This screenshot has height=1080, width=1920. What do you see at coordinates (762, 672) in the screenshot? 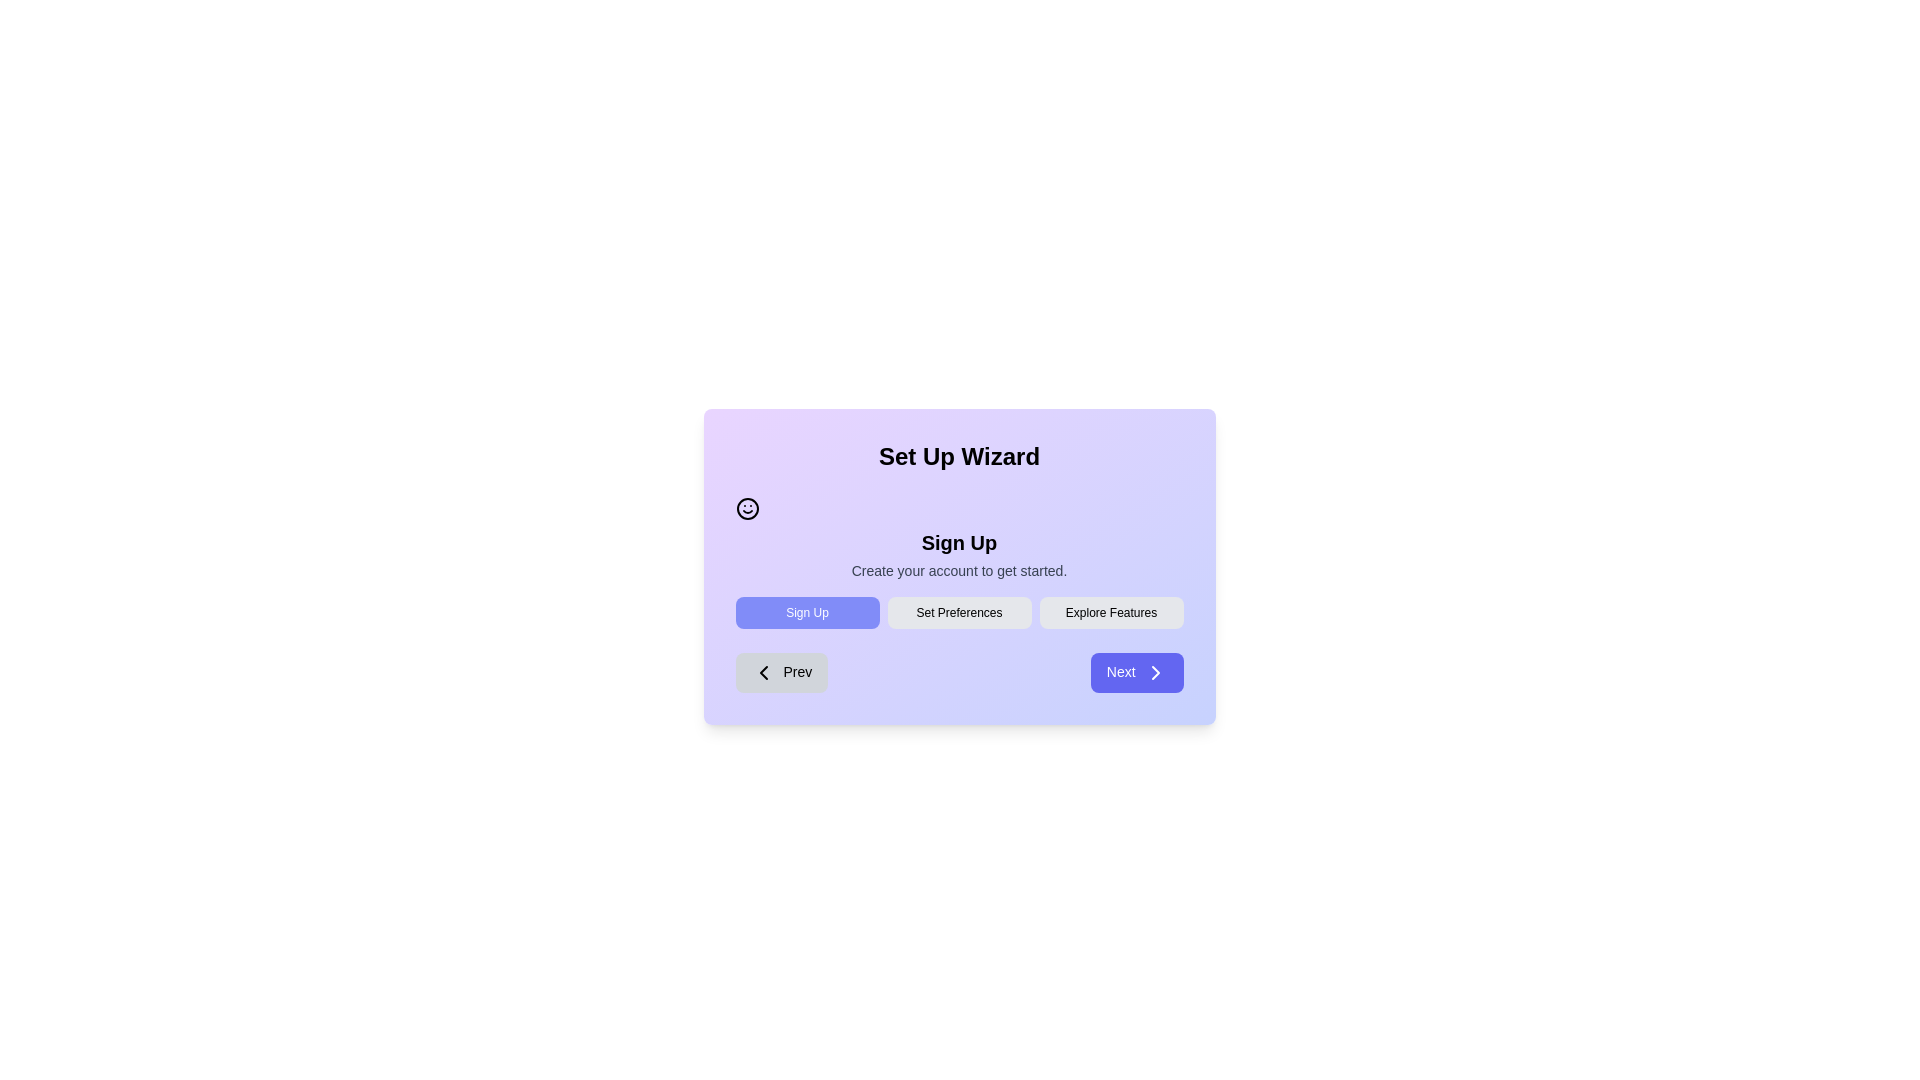
I see `the 'Previous' navigation button icon, which is located to the immediate left of the text 'Prev', to trigger tooltip or visual feedback` at bounding box center [762, 672].